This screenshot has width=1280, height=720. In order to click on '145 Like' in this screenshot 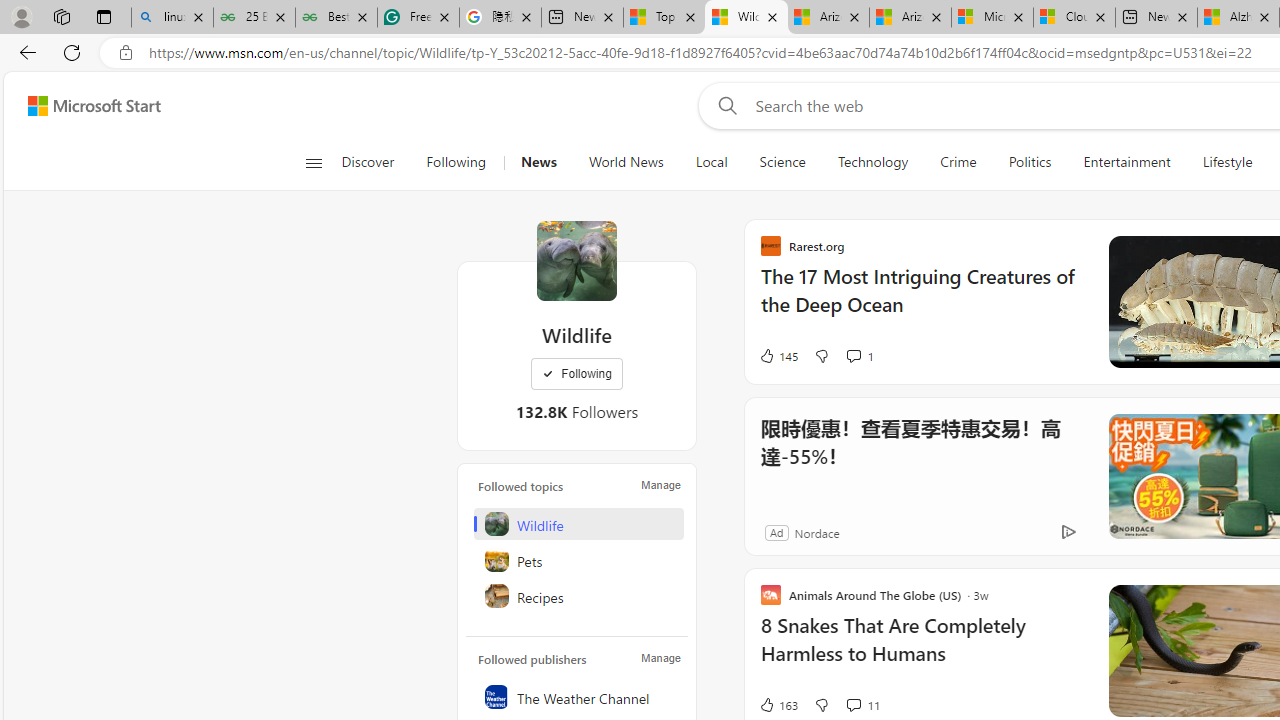, I will do `click(777, 355)`.